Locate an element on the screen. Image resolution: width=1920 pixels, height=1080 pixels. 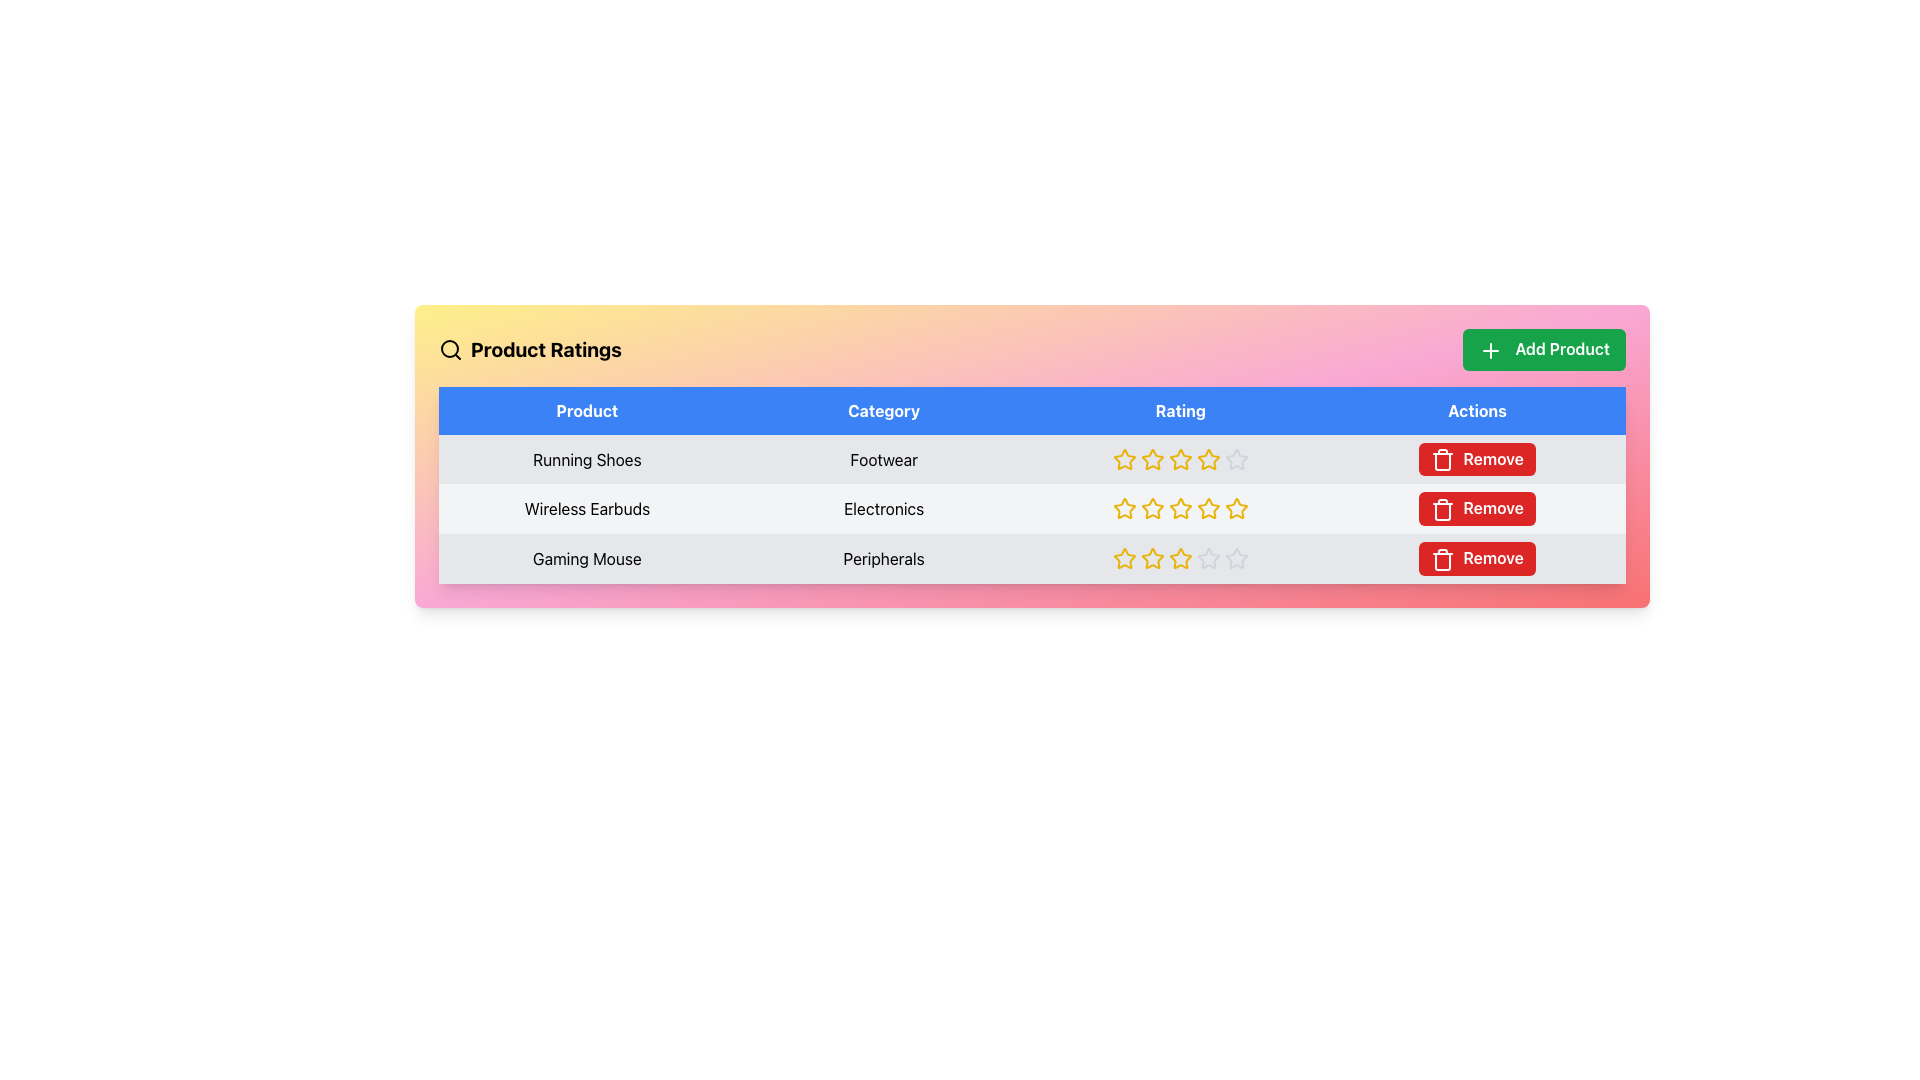
the 'Remove' button with a red background and white text in the Actions column of the 'Running Shoes' product row is located at coordinates (1477, 459).